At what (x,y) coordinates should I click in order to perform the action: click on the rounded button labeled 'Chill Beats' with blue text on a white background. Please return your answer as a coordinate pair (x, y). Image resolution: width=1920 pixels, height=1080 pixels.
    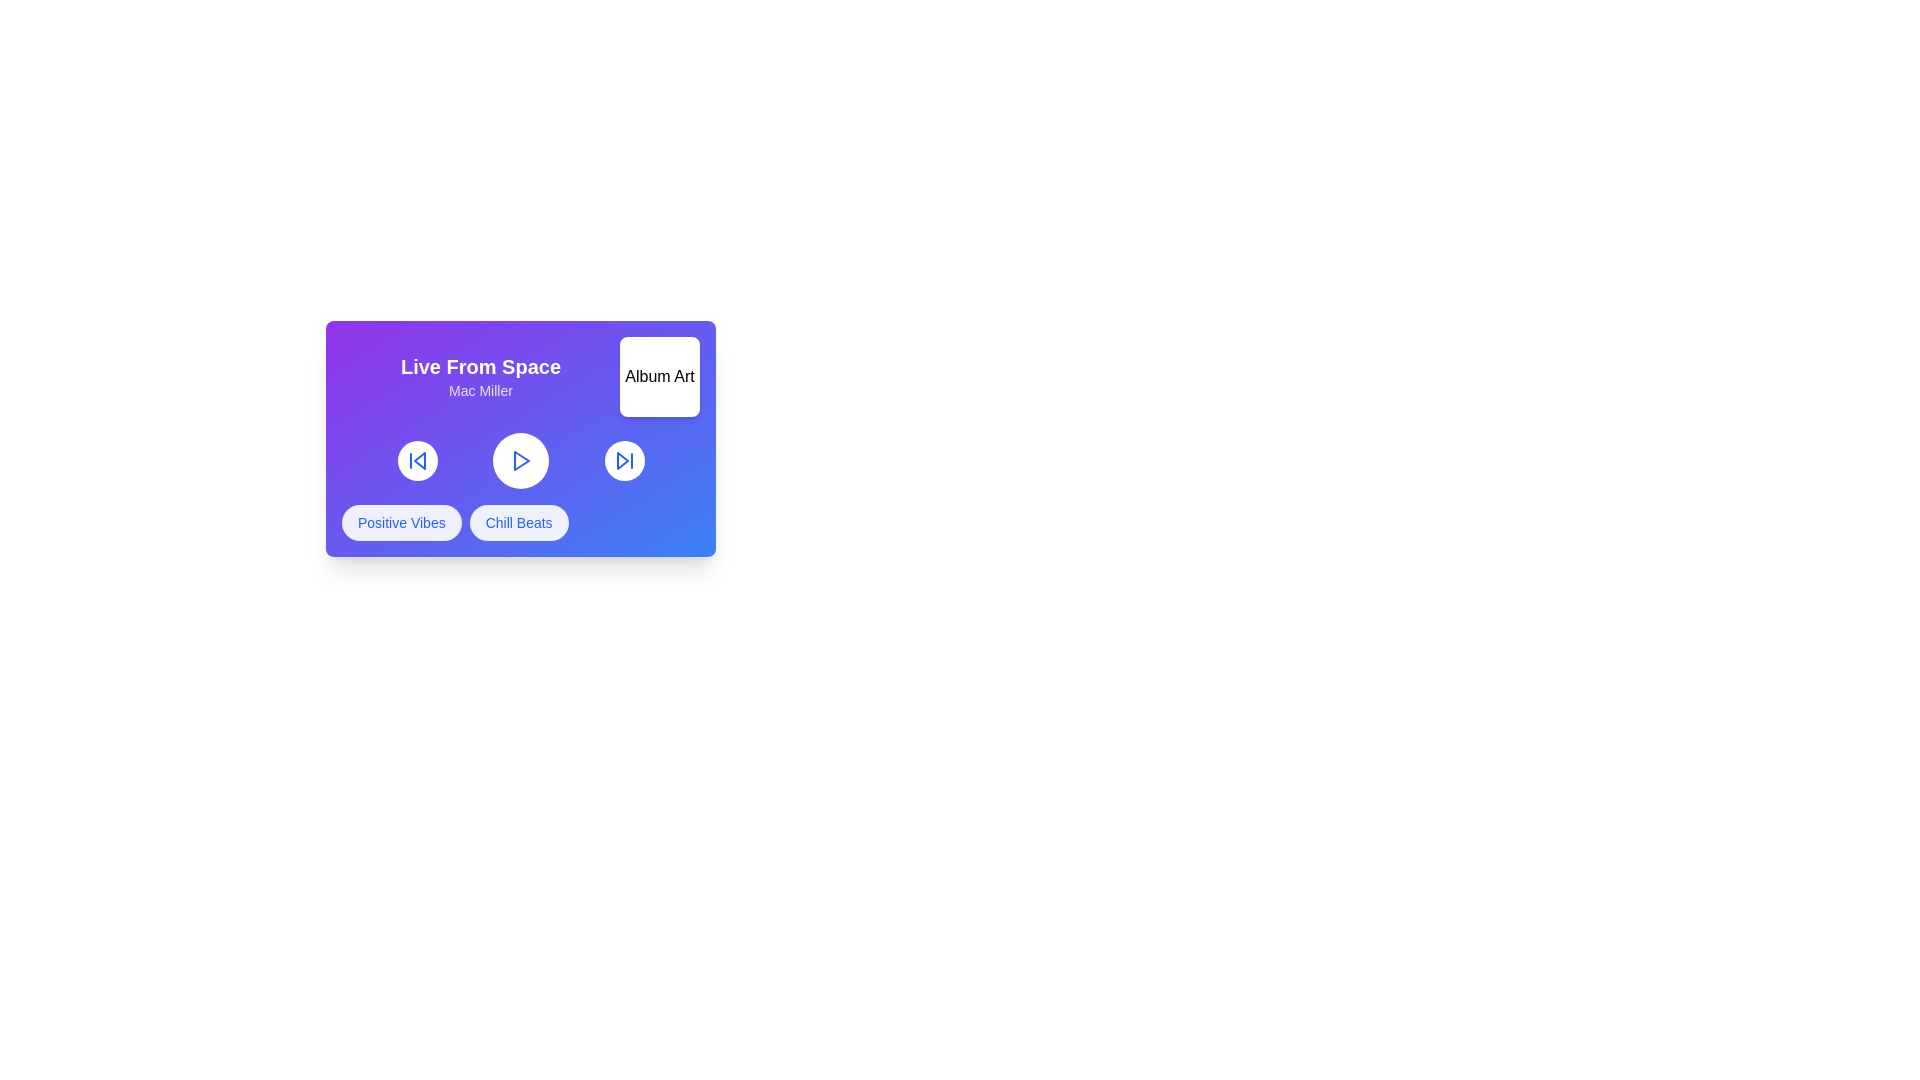
    Looking at the image, I should click on (519, 522).